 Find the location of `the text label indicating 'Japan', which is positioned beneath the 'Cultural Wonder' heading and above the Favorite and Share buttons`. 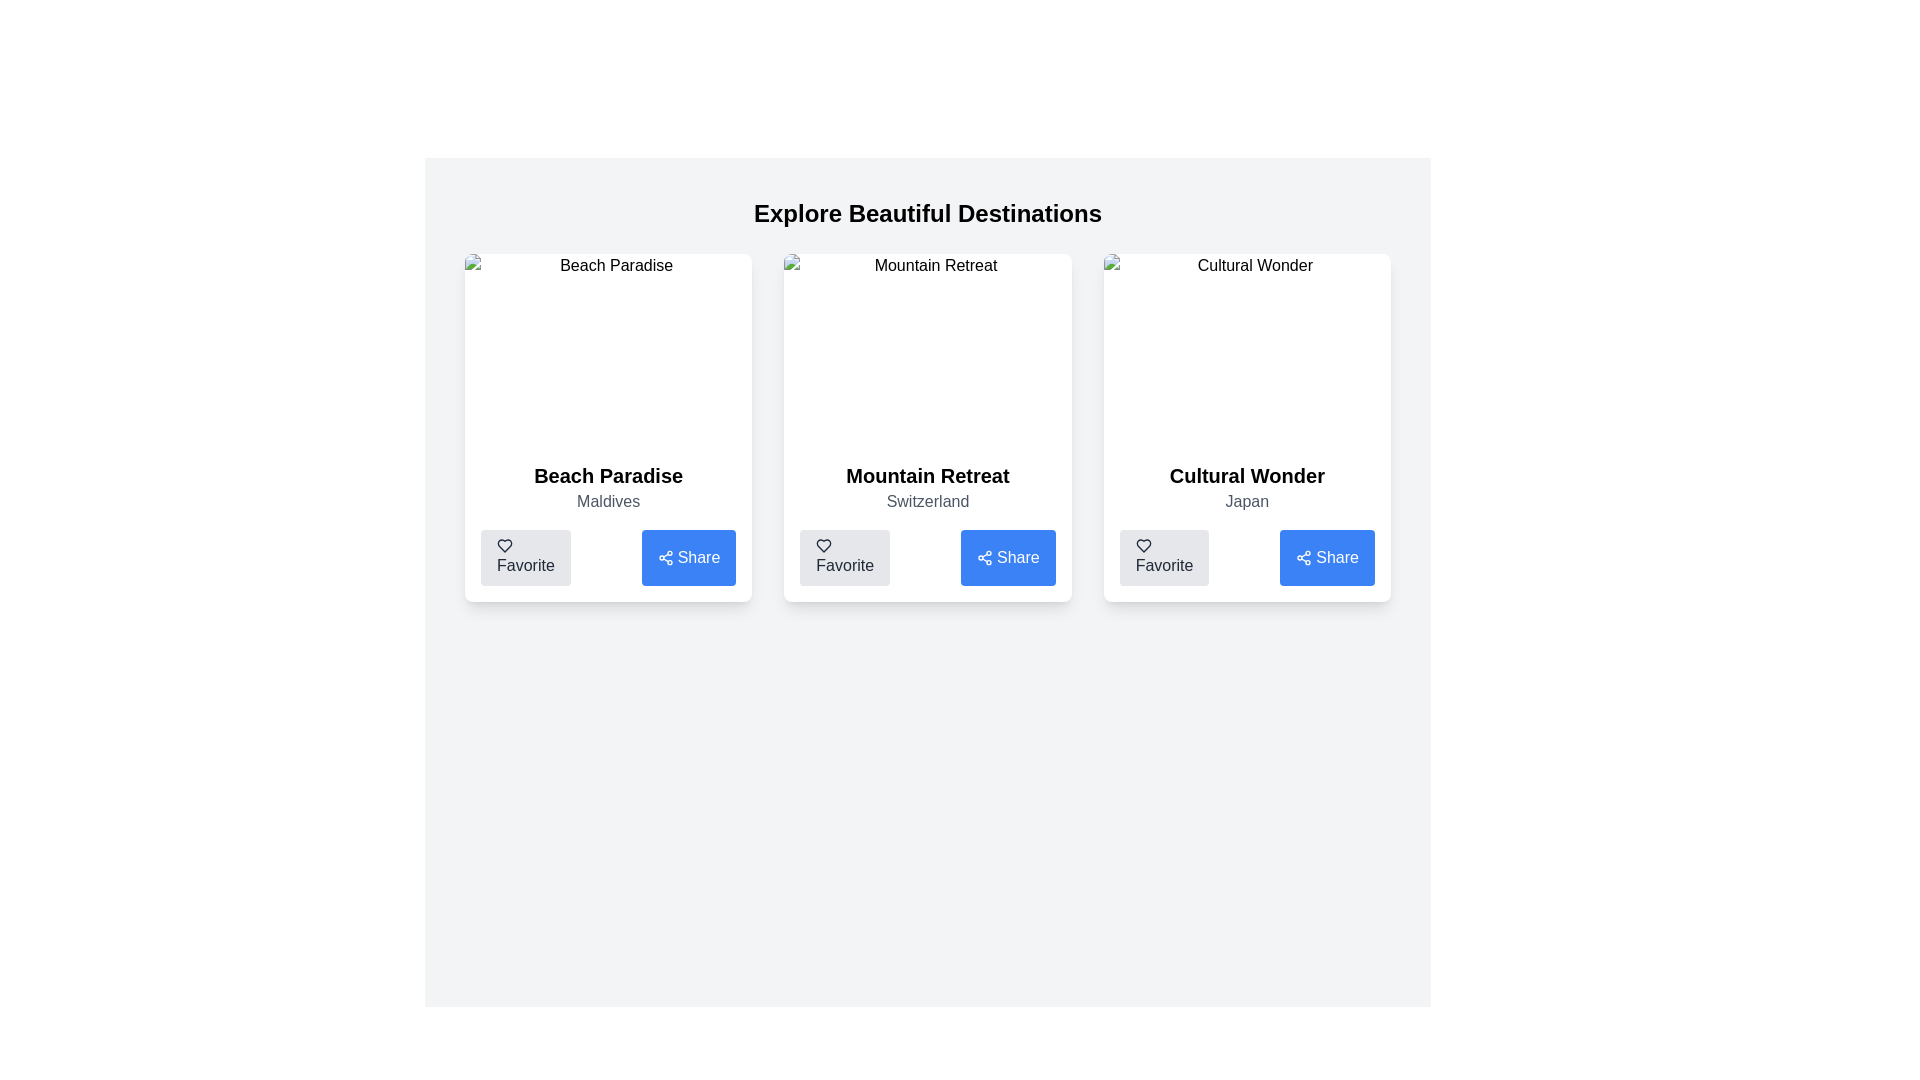

the text label indicating 'Japan', which is positioned beneath the 'Cultural Wonder' heading and above the Favorite and Share buttons is located at coordinates (1246, 500).